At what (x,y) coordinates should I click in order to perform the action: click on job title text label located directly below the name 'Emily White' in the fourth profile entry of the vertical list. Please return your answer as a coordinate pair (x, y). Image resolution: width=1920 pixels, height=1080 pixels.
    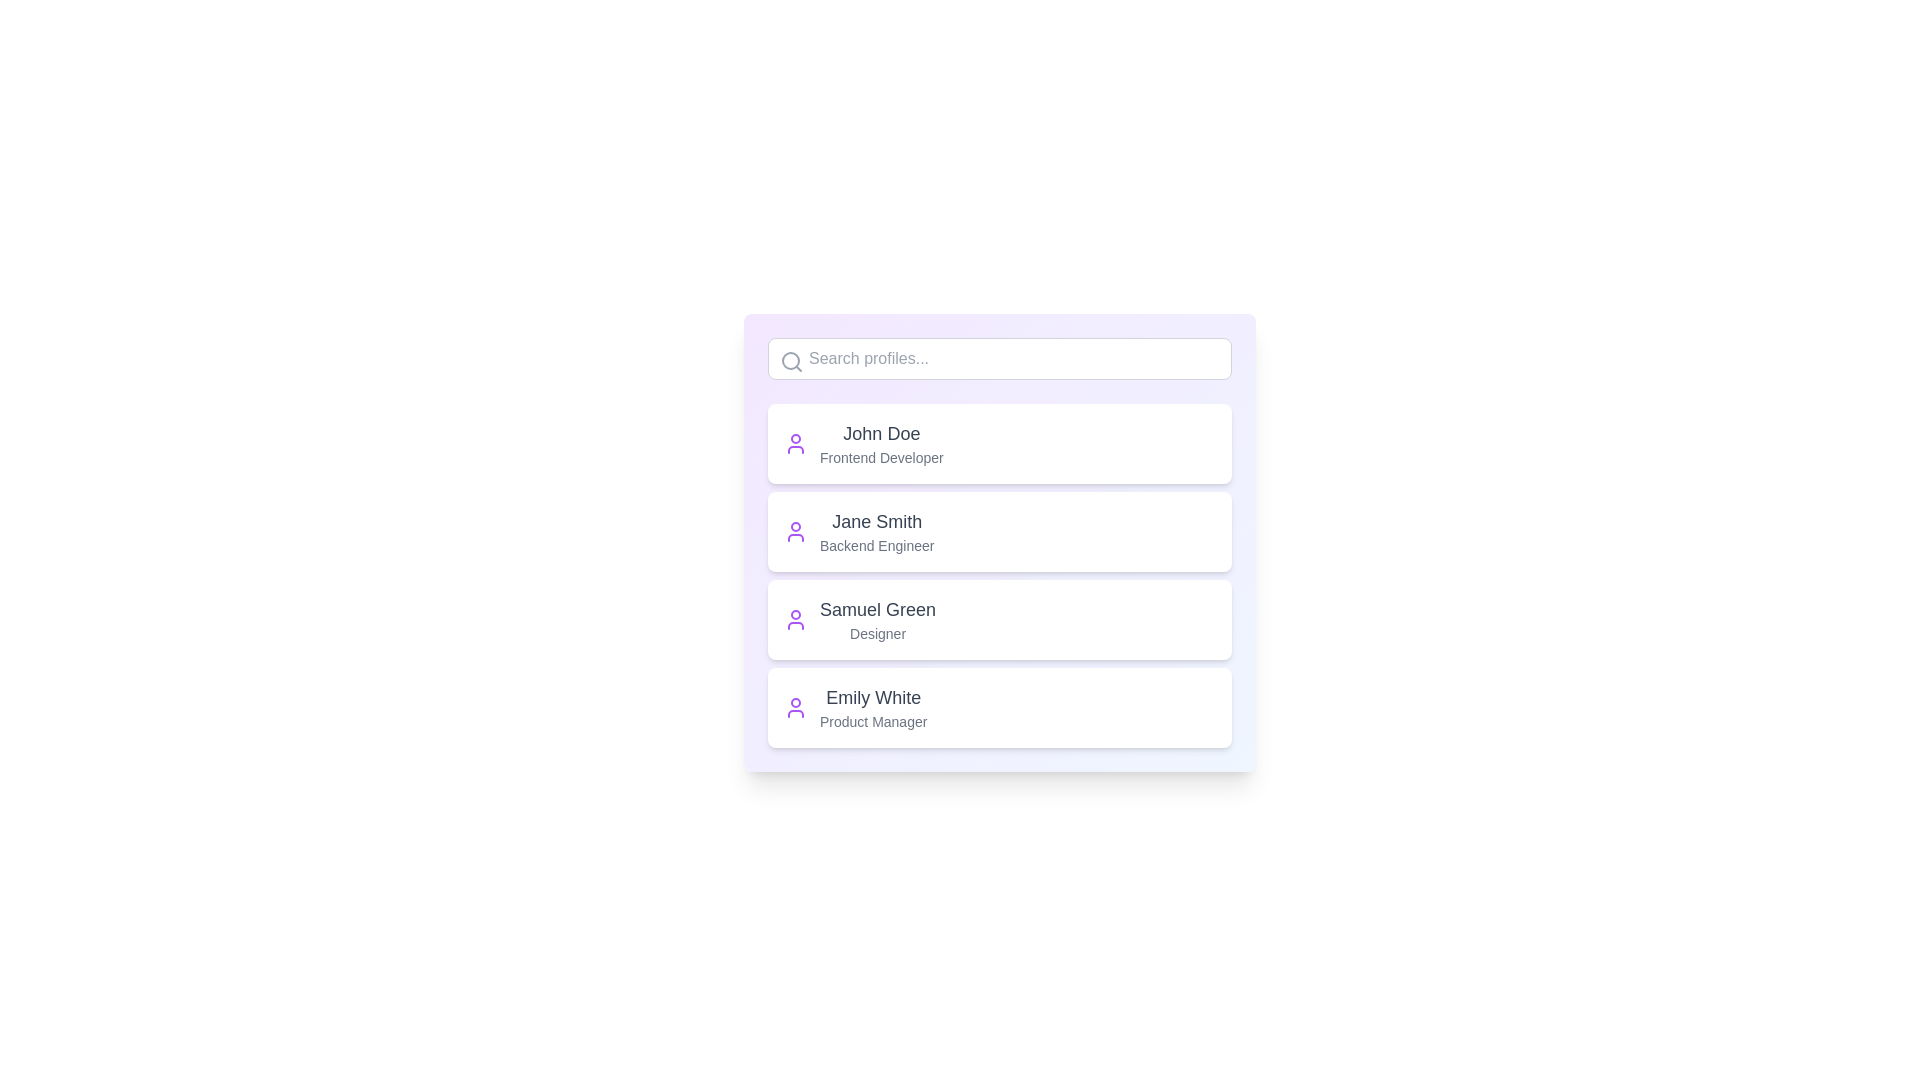
    Looking at the image, I should click on (873, 721).